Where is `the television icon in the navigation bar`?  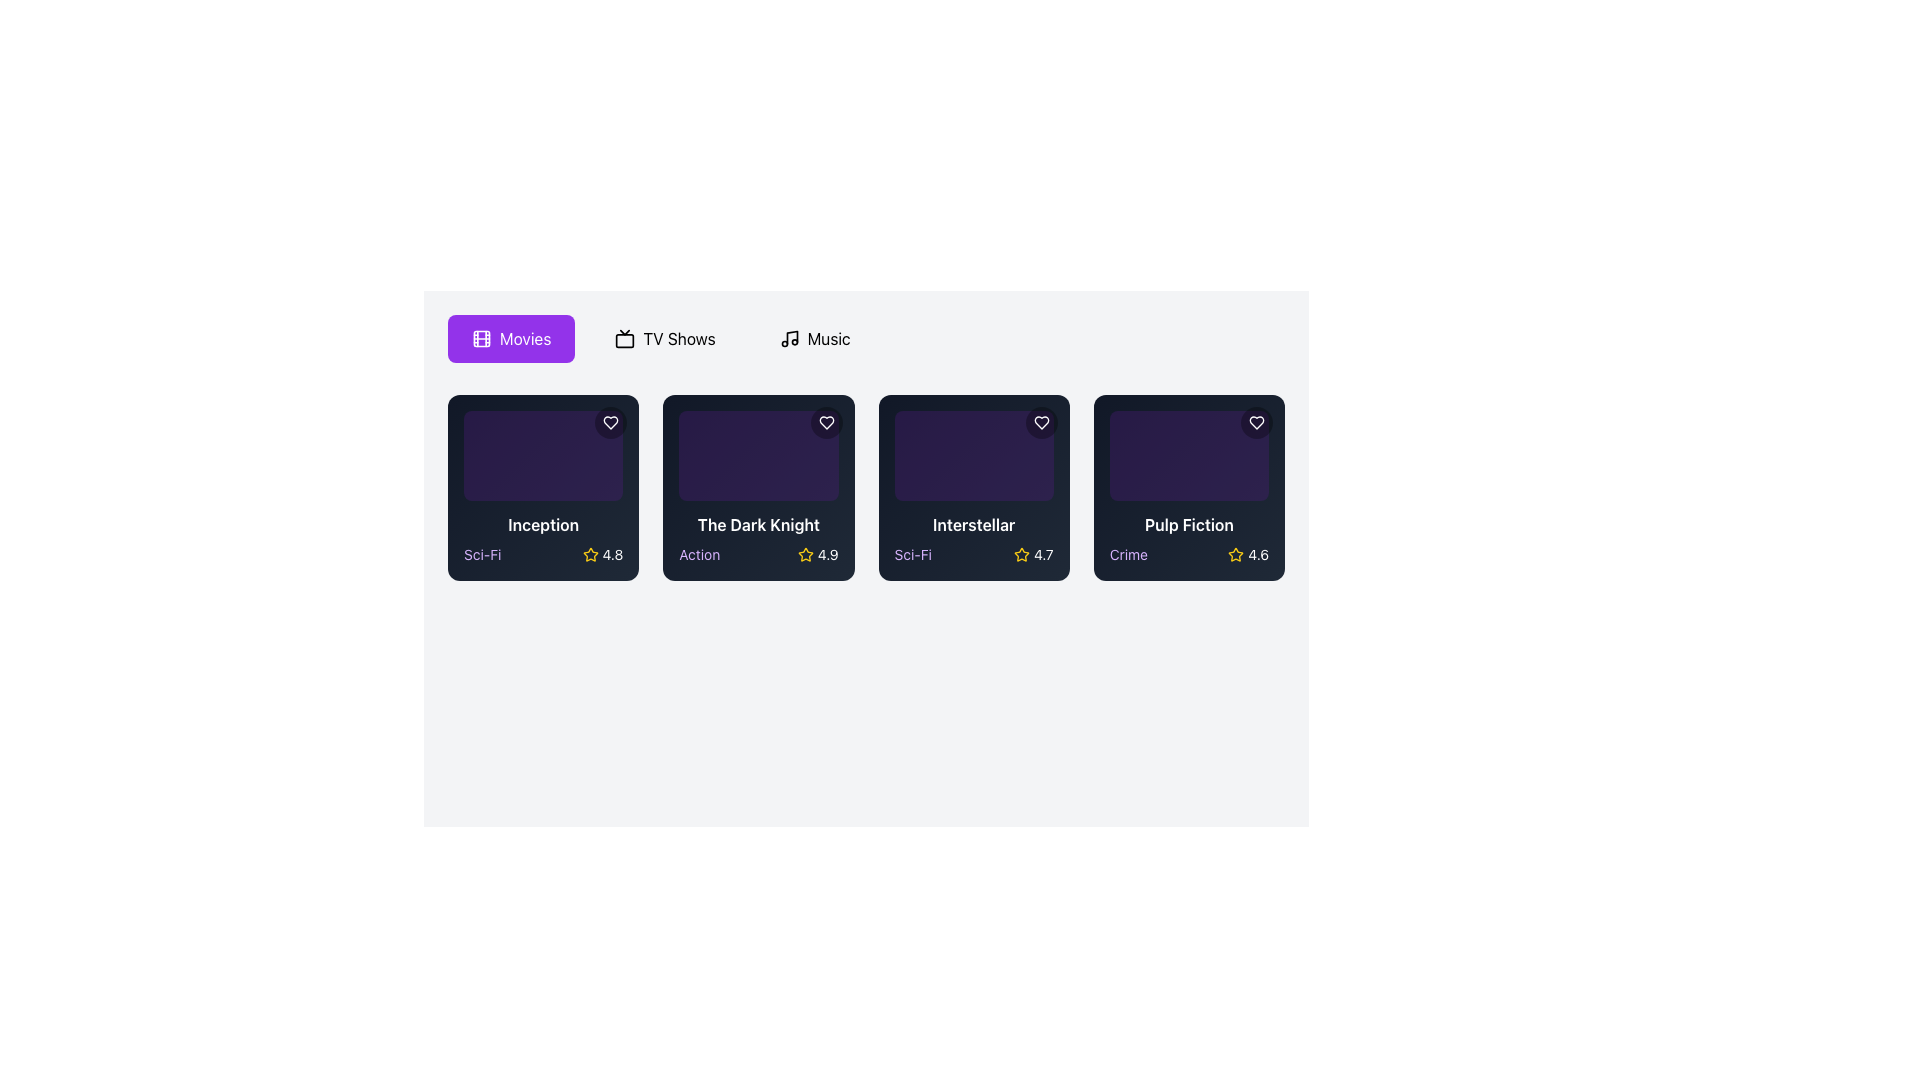 the television icon in the navigation bar is located at coordinates (624, 340).